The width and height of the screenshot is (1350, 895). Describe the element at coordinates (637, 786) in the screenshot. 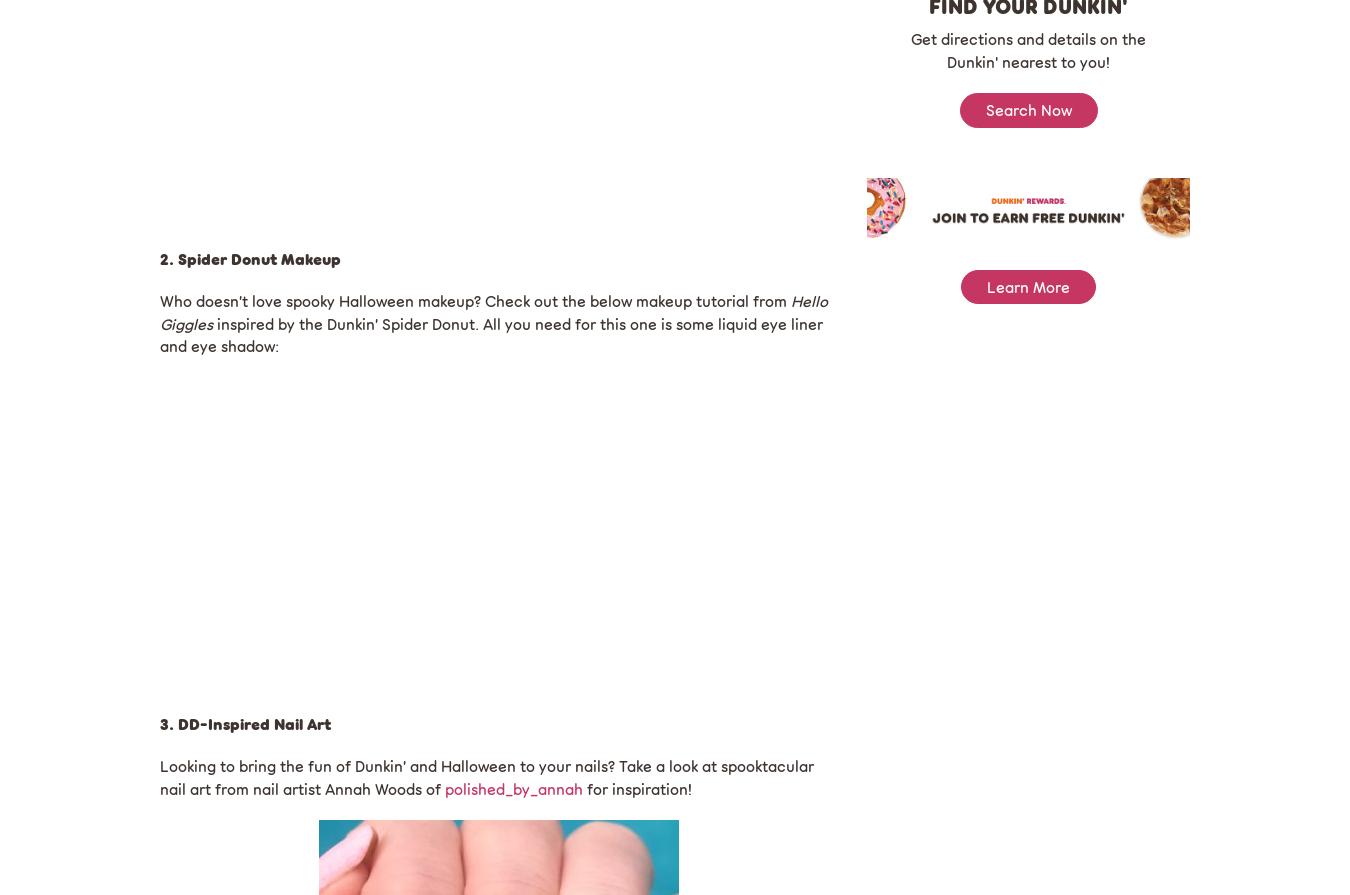

I see `'for inspiration!'` at that location.